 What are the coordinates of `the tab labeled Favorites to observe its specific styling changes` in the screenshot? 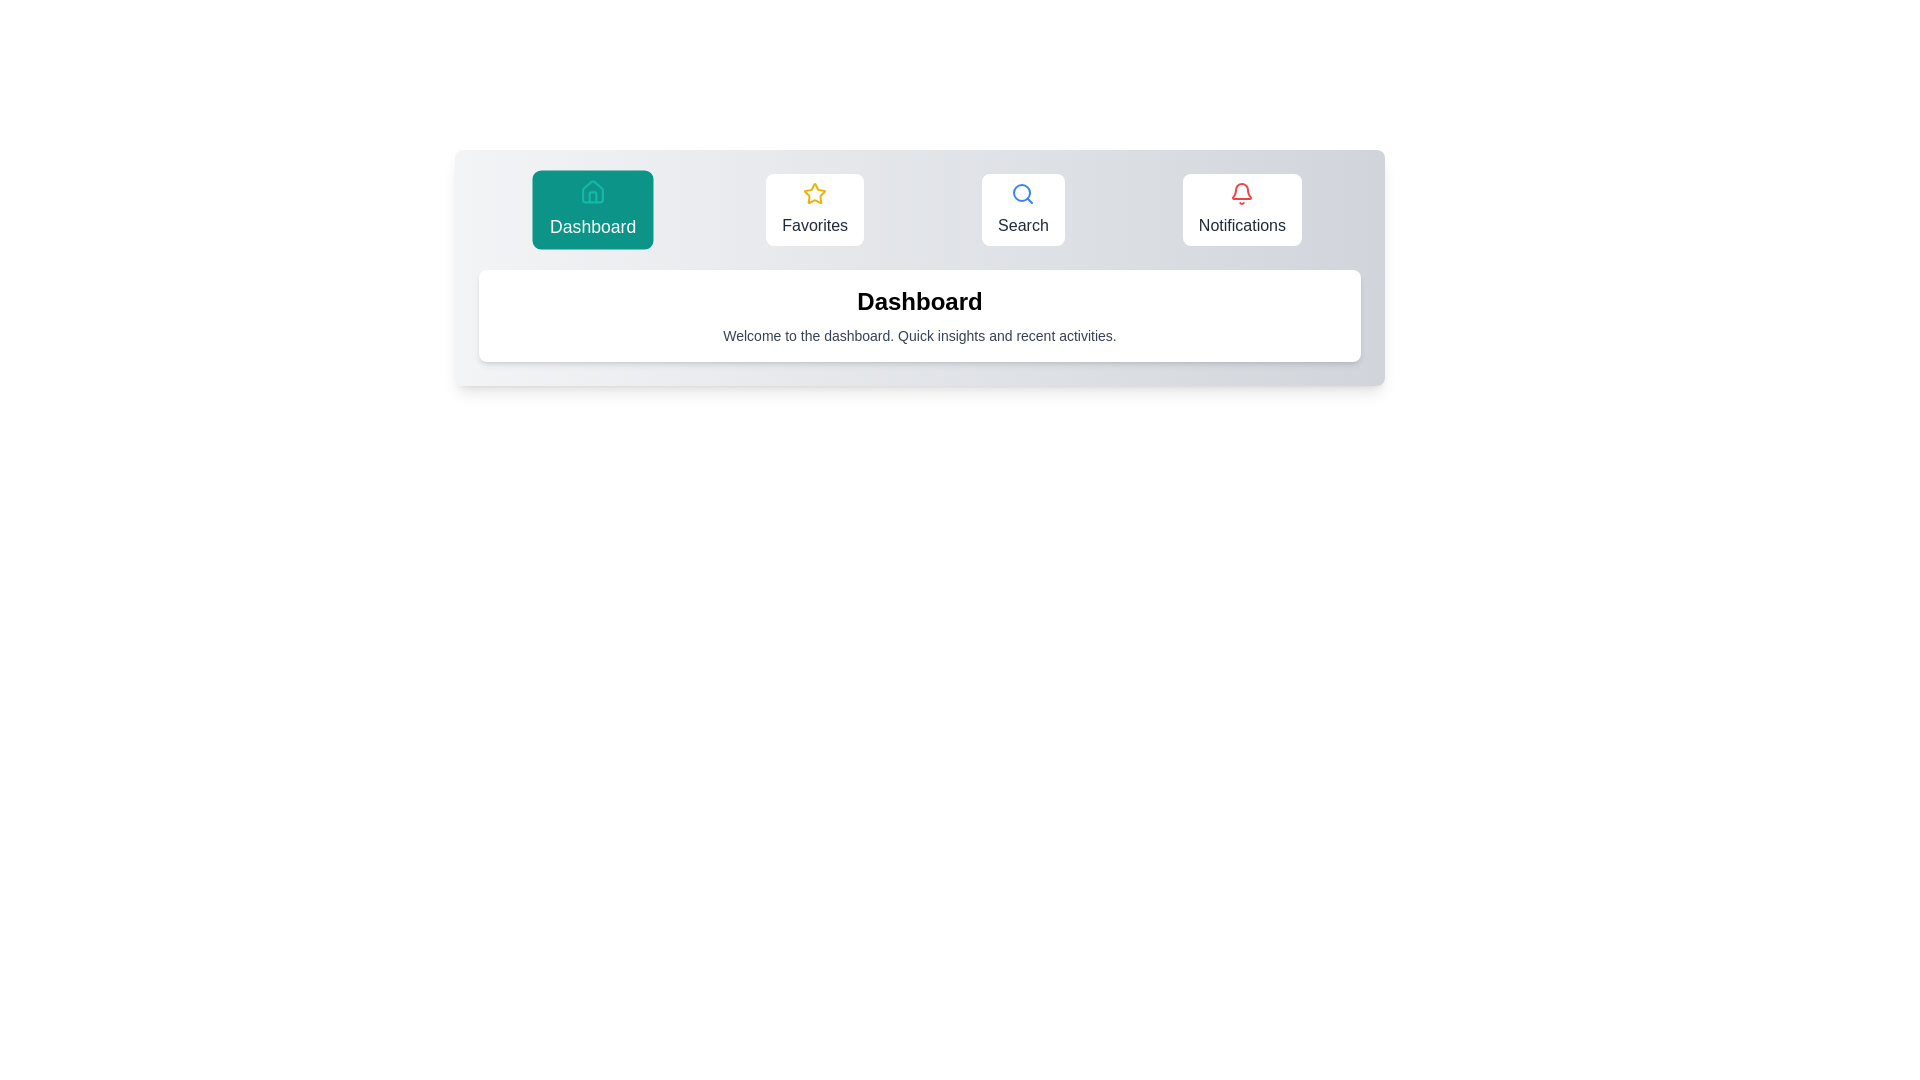 It's located at (815, 209).